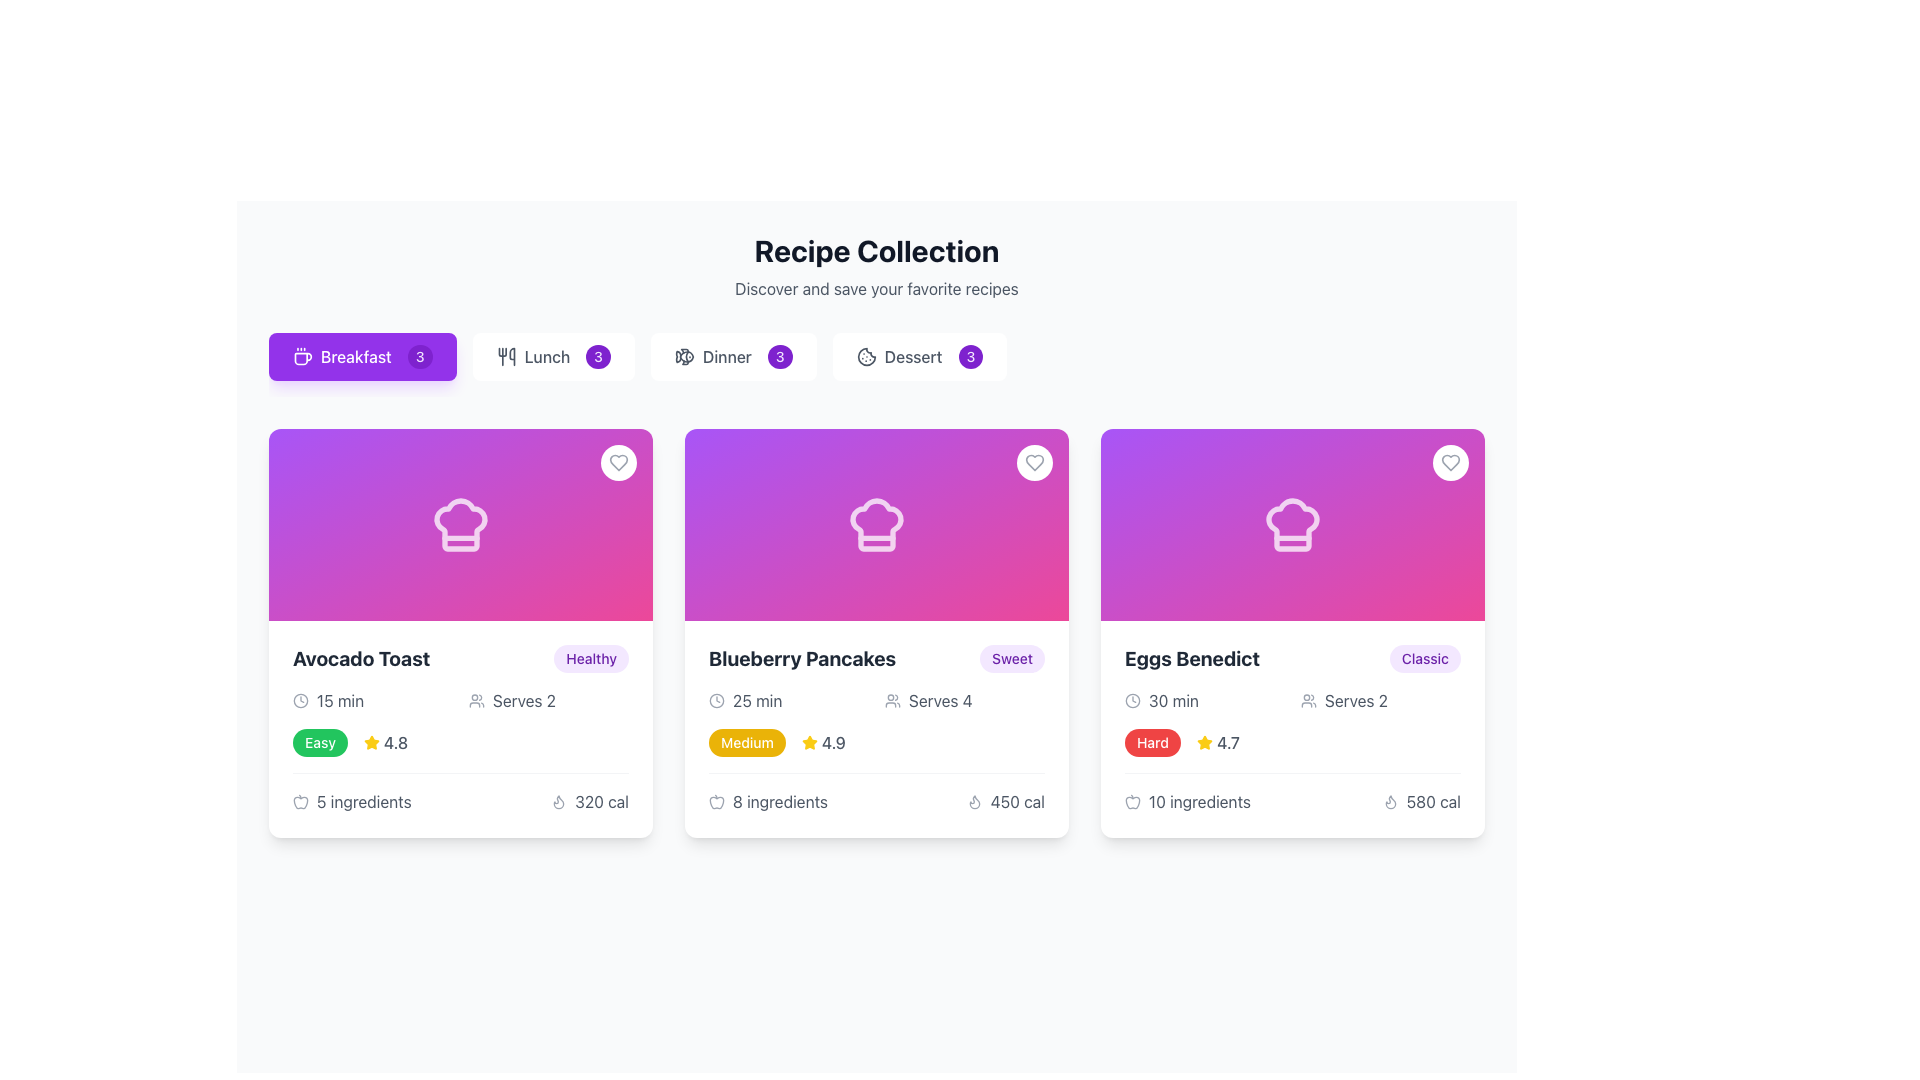 This screenshot has width=1920, height=1080. I want to click on the chef hat icon located at the top center of the 'Eggs Benedict' card, which is the third card in the recipe listing interface, so click(1292, 523).